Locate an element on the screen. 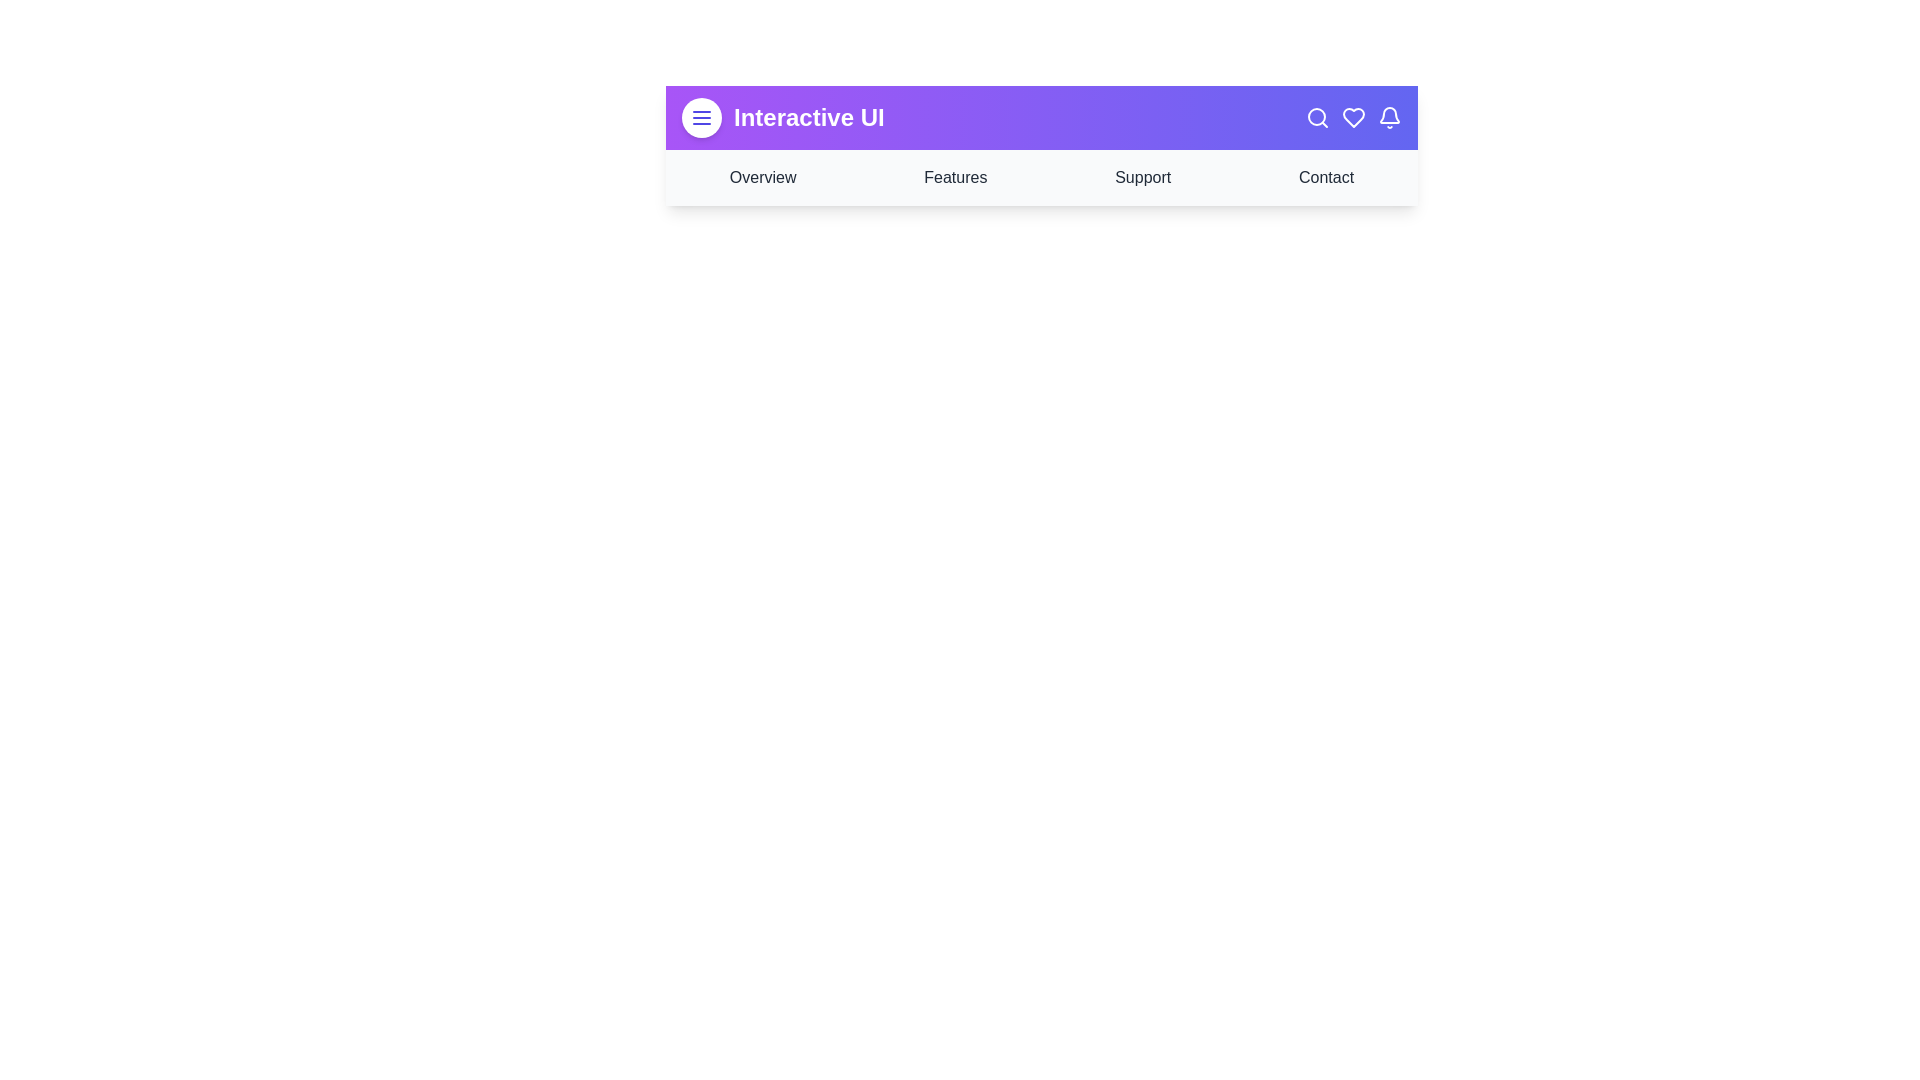 This screenshot has width=1920, height=1080. the search icon in the app bar is located at coordinates (1318, 118).